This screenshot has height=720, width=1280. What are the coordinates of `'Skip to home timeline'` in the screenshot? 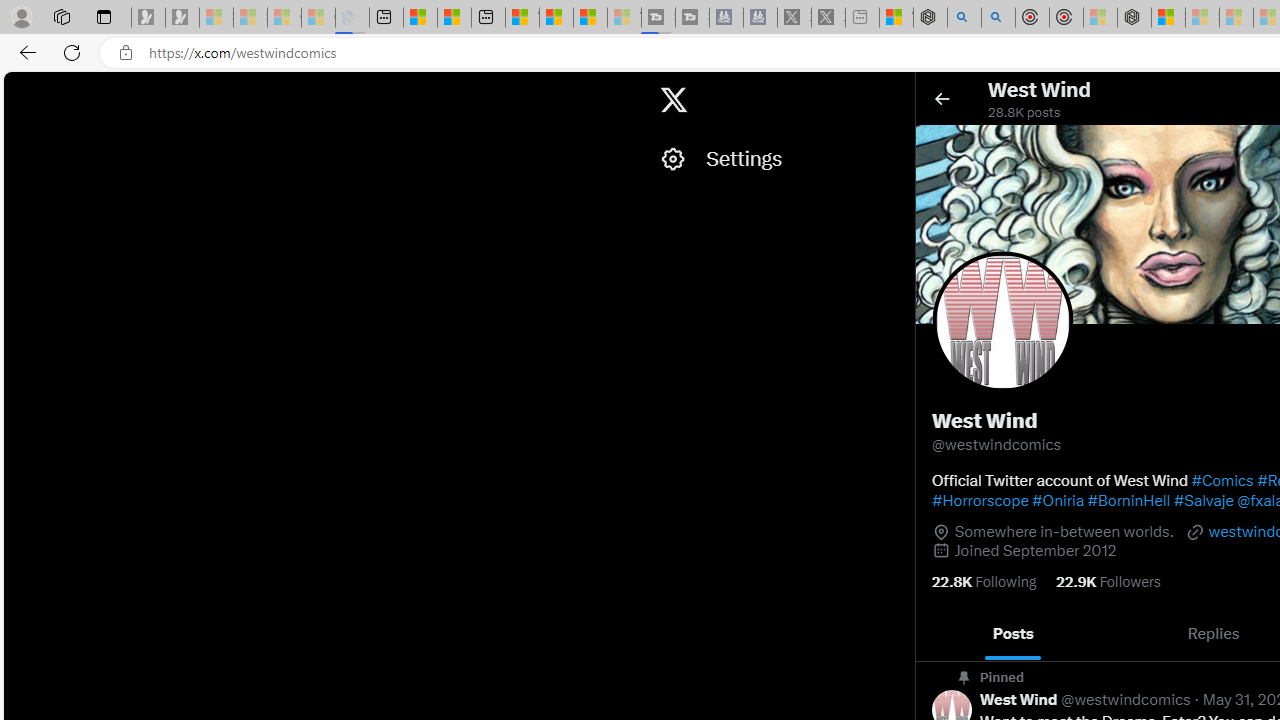 It's located at (21, 90).